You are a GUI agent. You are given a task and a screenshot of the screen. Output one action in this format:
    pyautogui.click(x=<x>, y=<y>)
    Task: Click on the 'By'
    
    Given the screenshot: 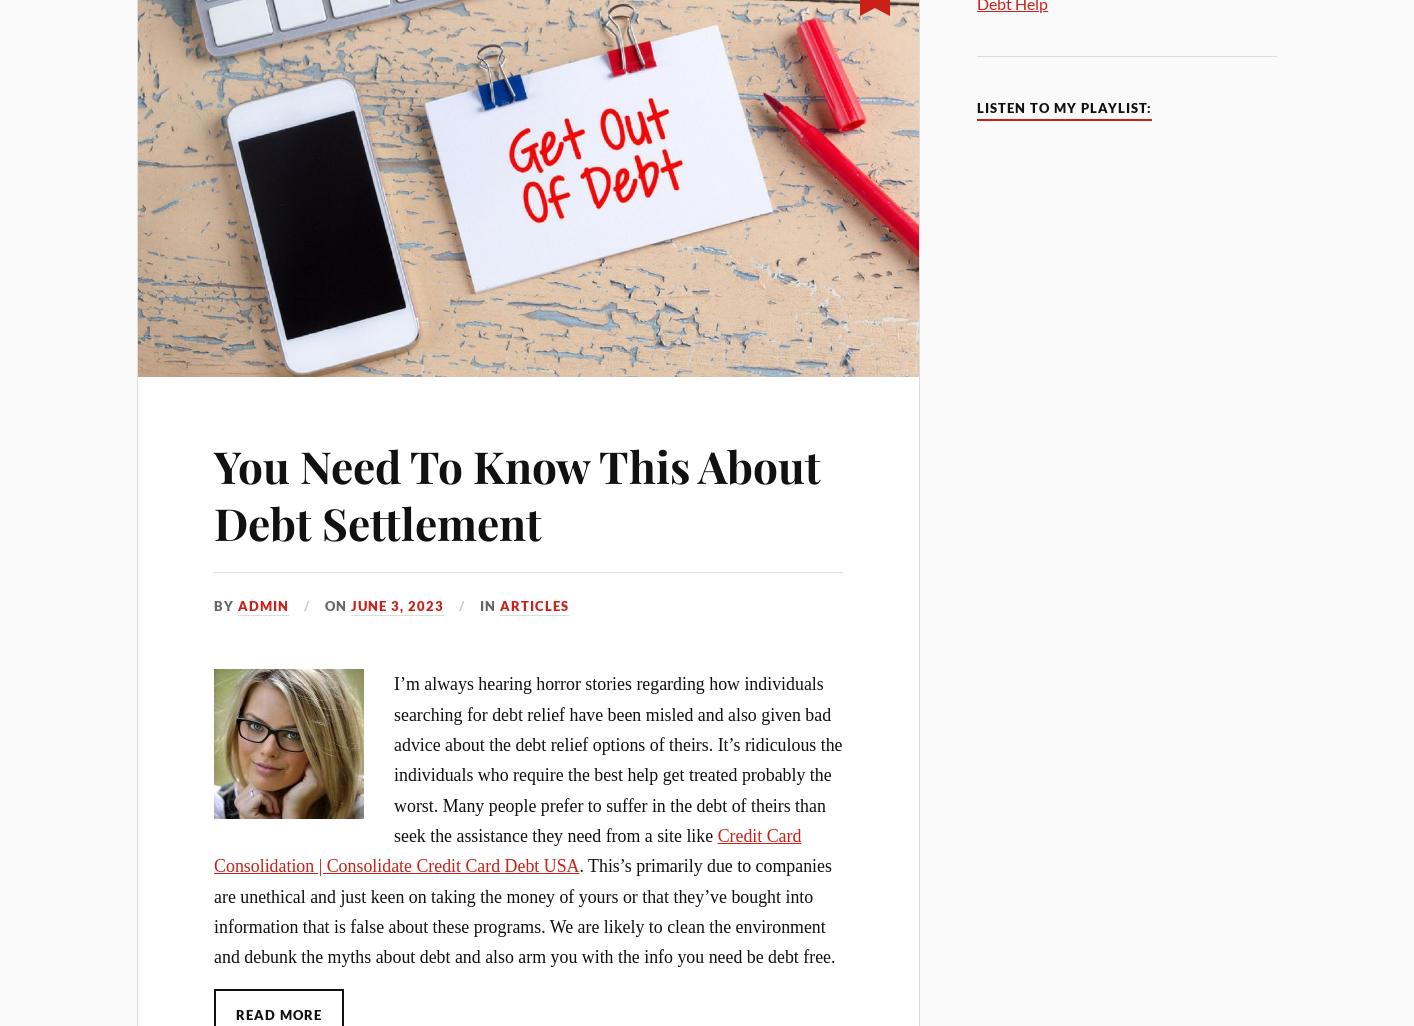 What is the action you would take?
    pyautogui.click(x=224, y=604)
    